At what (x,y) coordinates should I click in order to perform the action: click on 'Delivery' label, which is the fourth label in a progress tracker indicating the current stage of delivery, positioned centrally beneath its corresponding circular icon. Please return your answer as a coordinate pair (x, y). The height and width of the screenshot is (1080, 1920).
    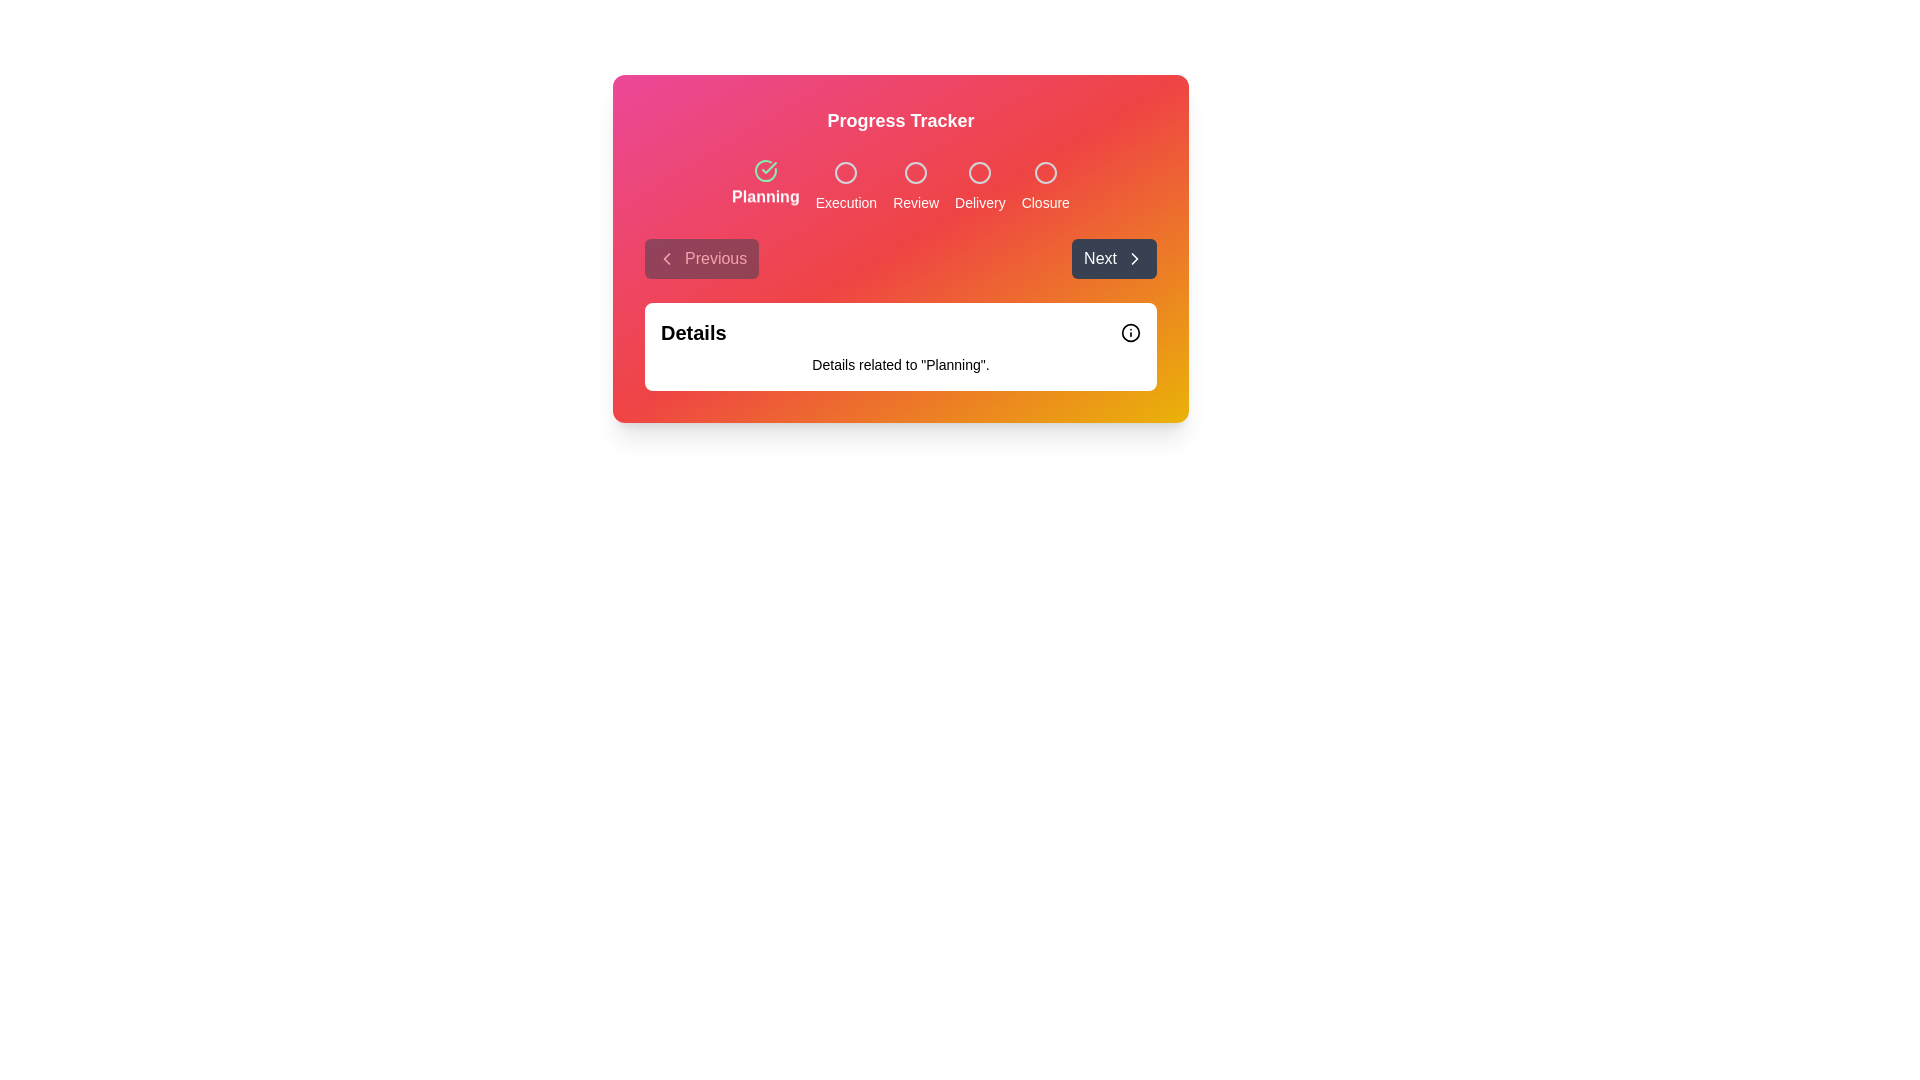
    Looking at the image, I should click on (980, 186).